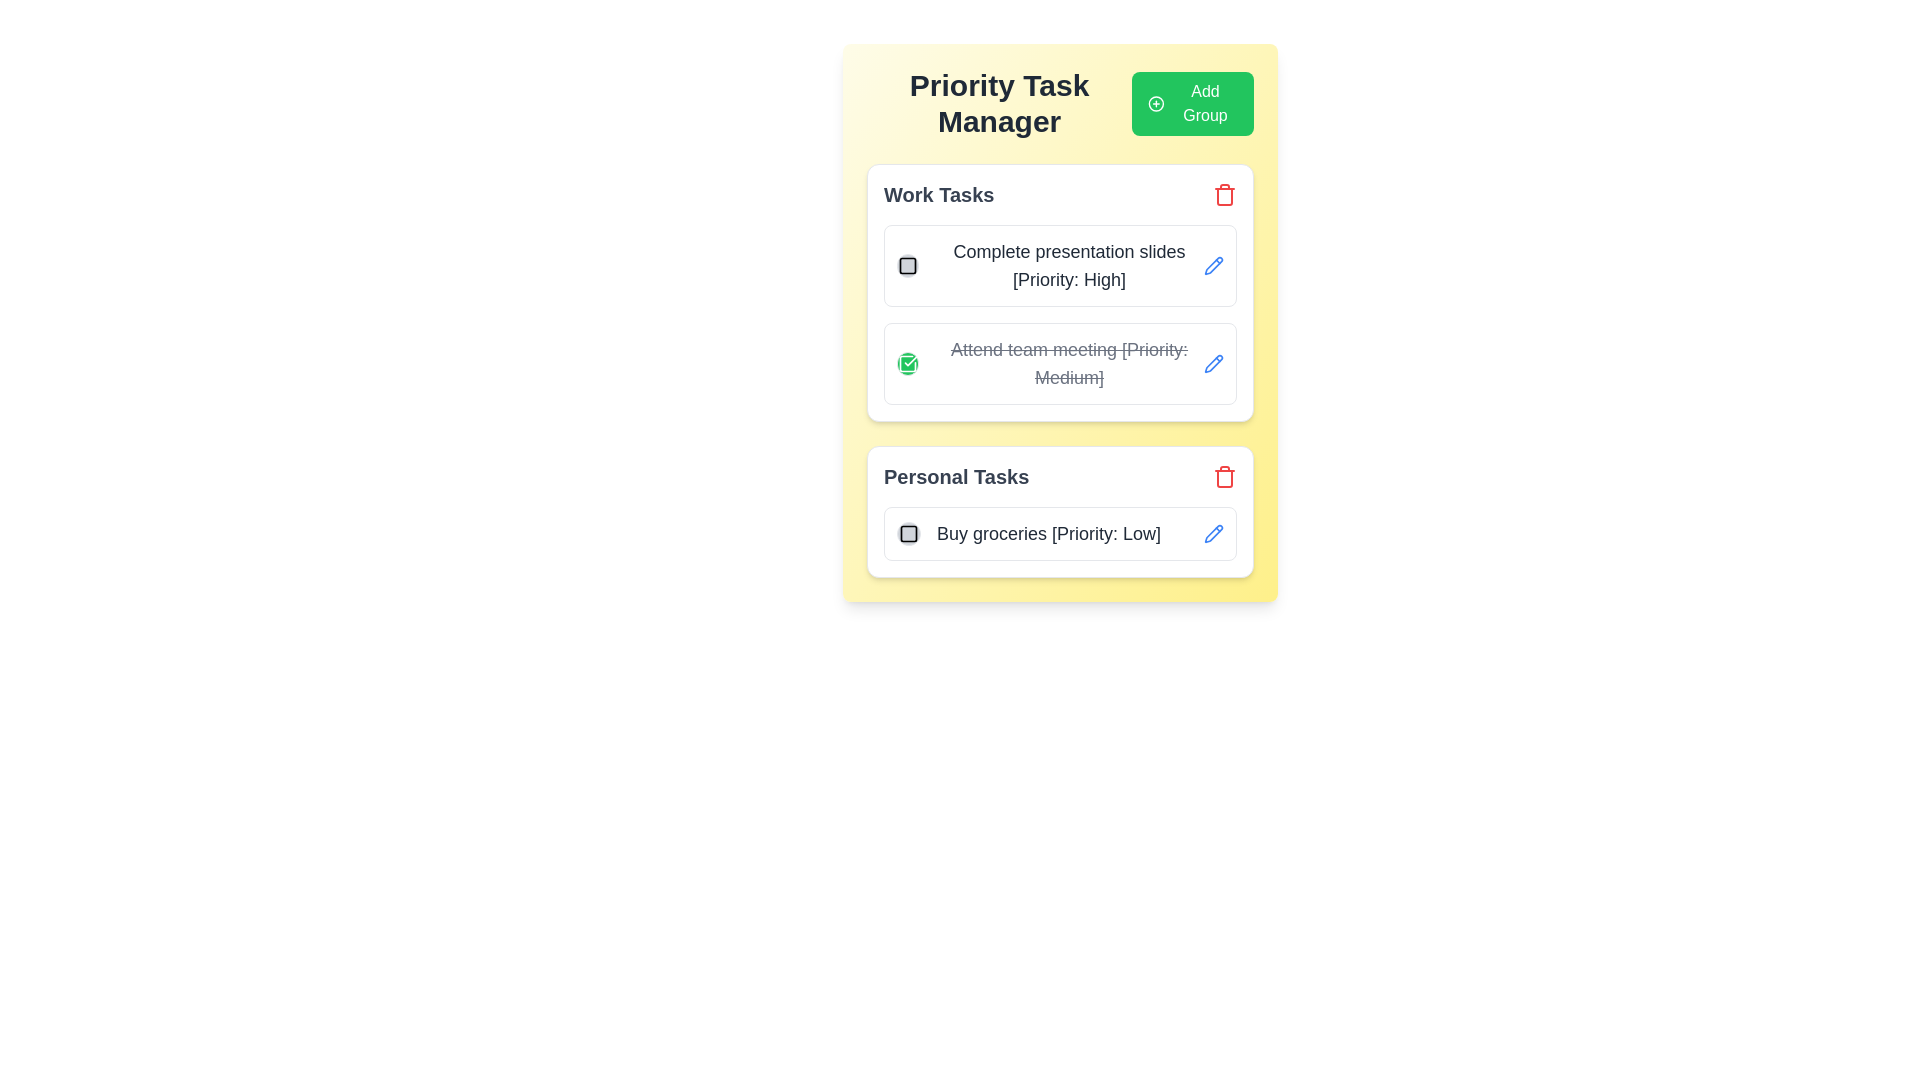 This screenshot has height=1080, width=1920. Describe the element at coordinates (906, 265) in the screenshot. I see `the checkbox` at that location.